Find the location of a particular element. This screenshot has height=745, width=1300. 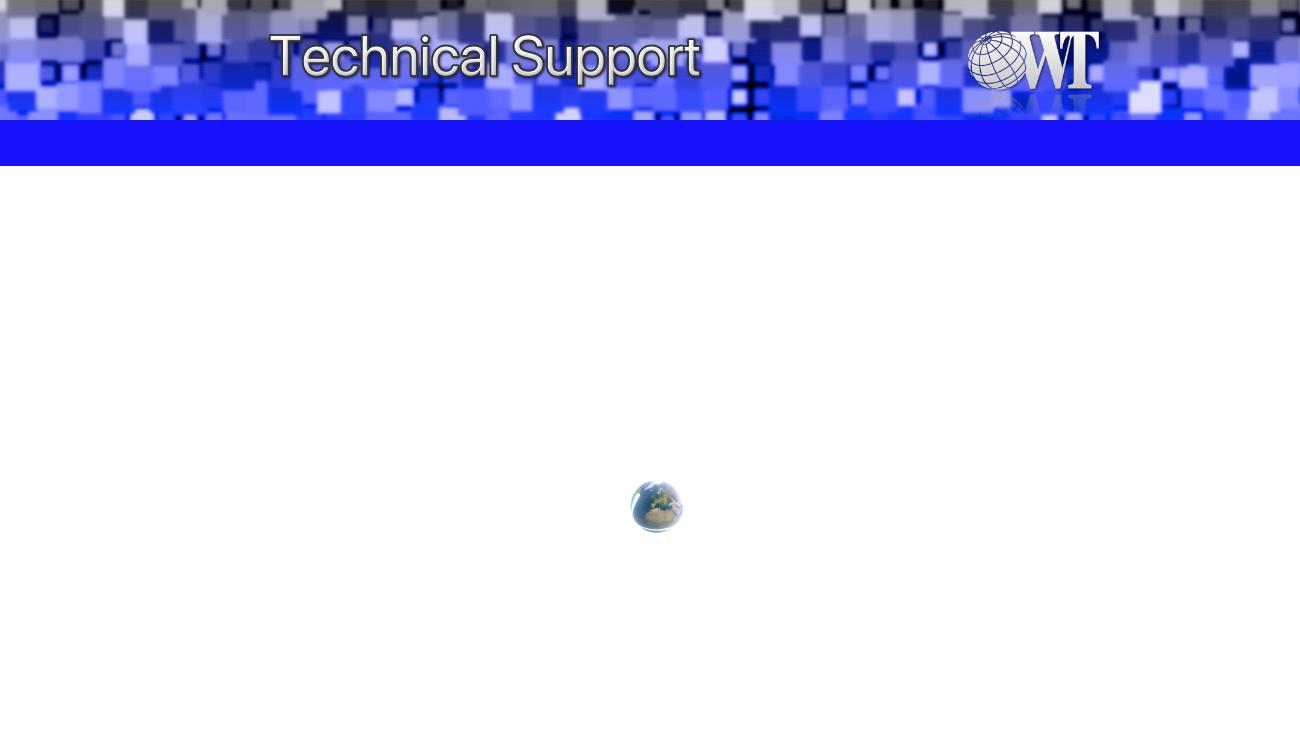

'Fiber' is located at coordinates (385, 141).